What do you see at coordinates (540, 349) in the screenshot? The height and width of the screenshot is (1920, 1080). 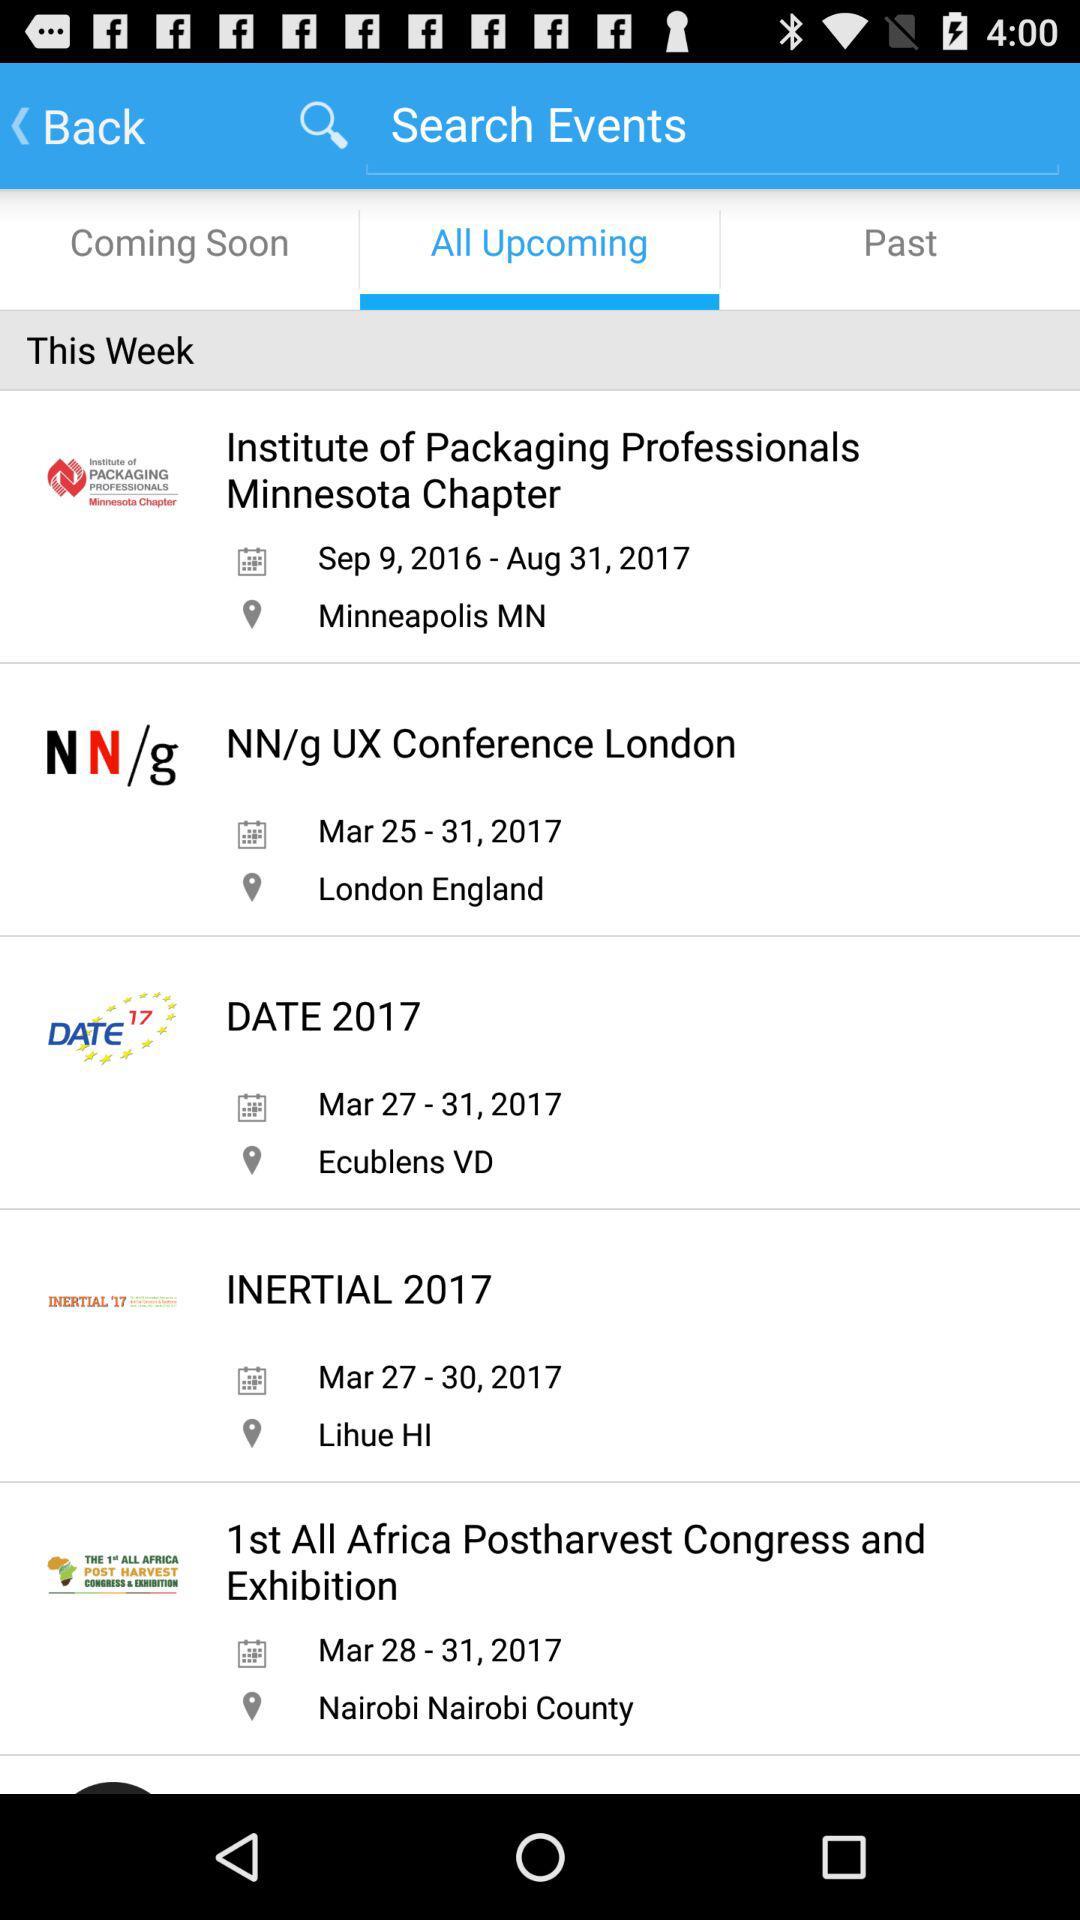 I see `the this week item` at bounding box center [540, 349].